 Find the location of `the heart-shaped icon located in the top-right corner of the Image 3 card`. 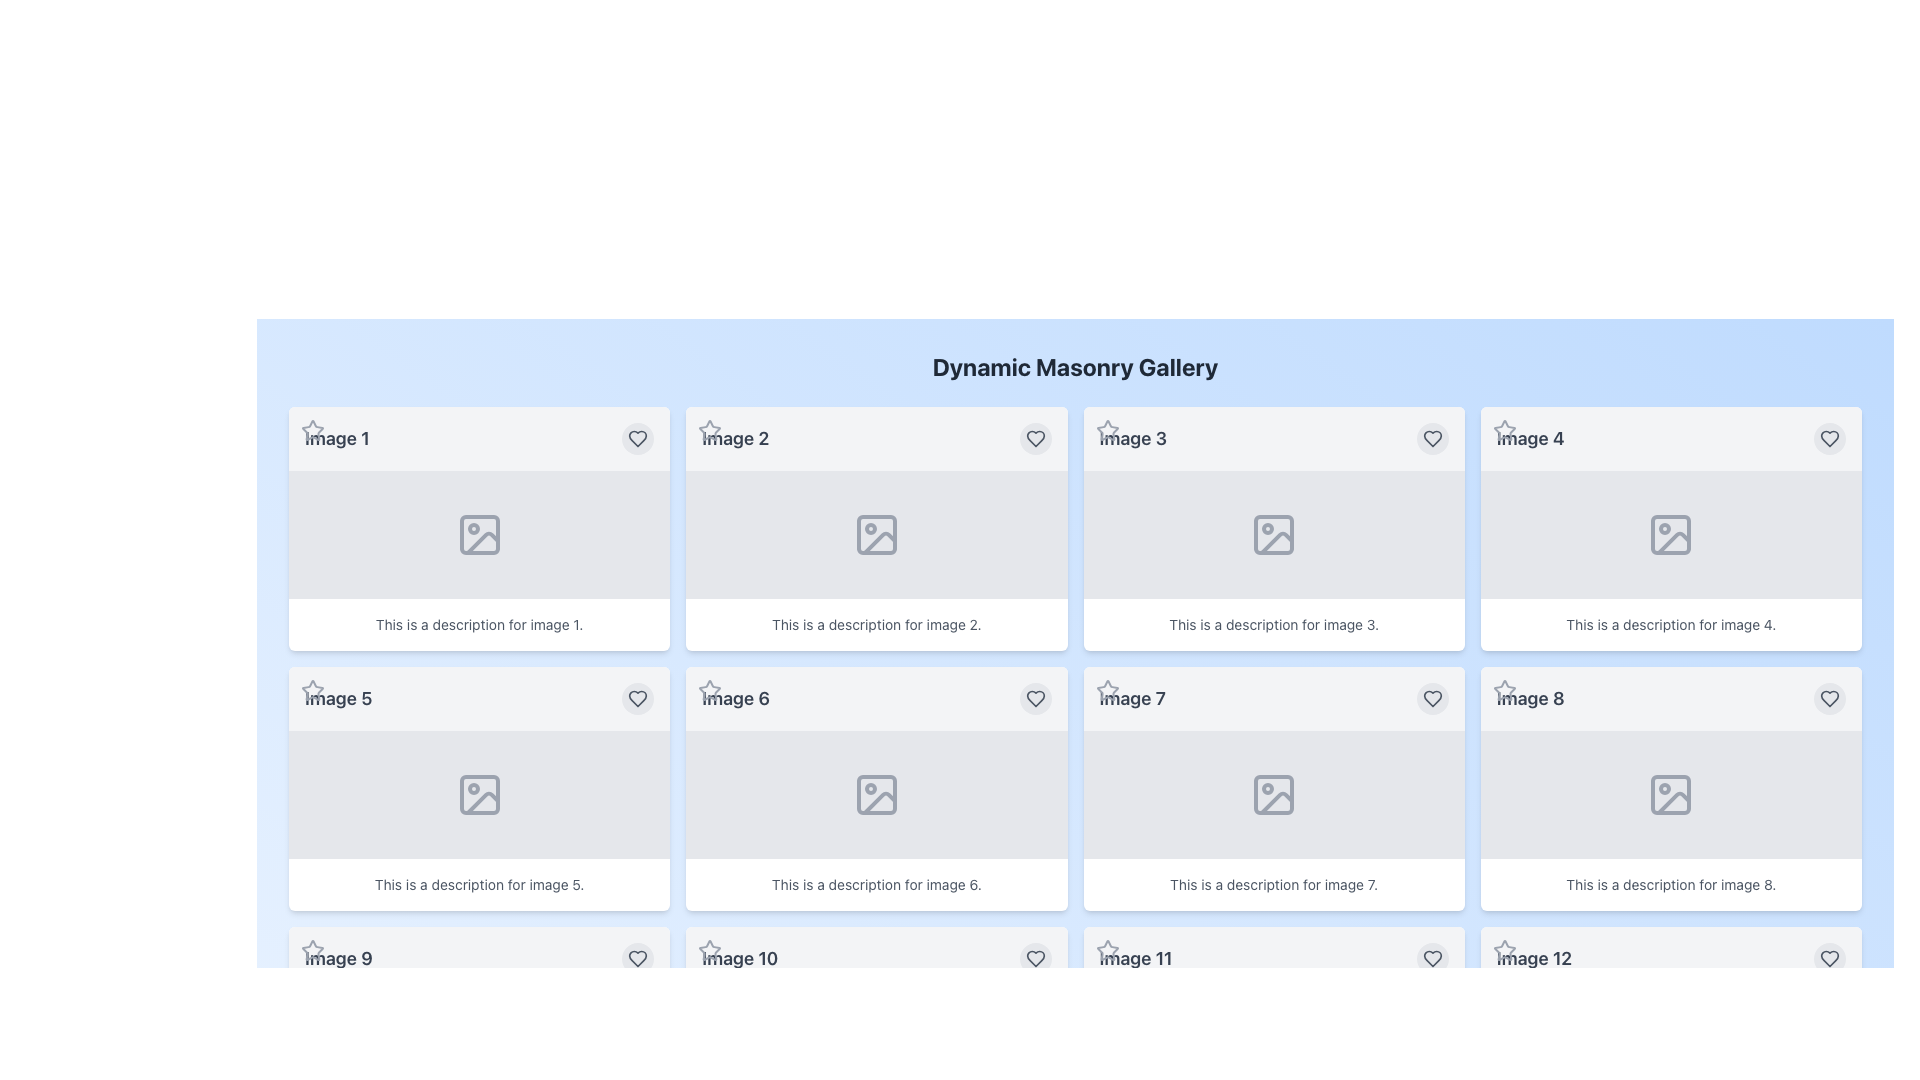

the heart-shaped icon located in the top-right corner of the Image 3 card is located at coordinates (1431, 438).